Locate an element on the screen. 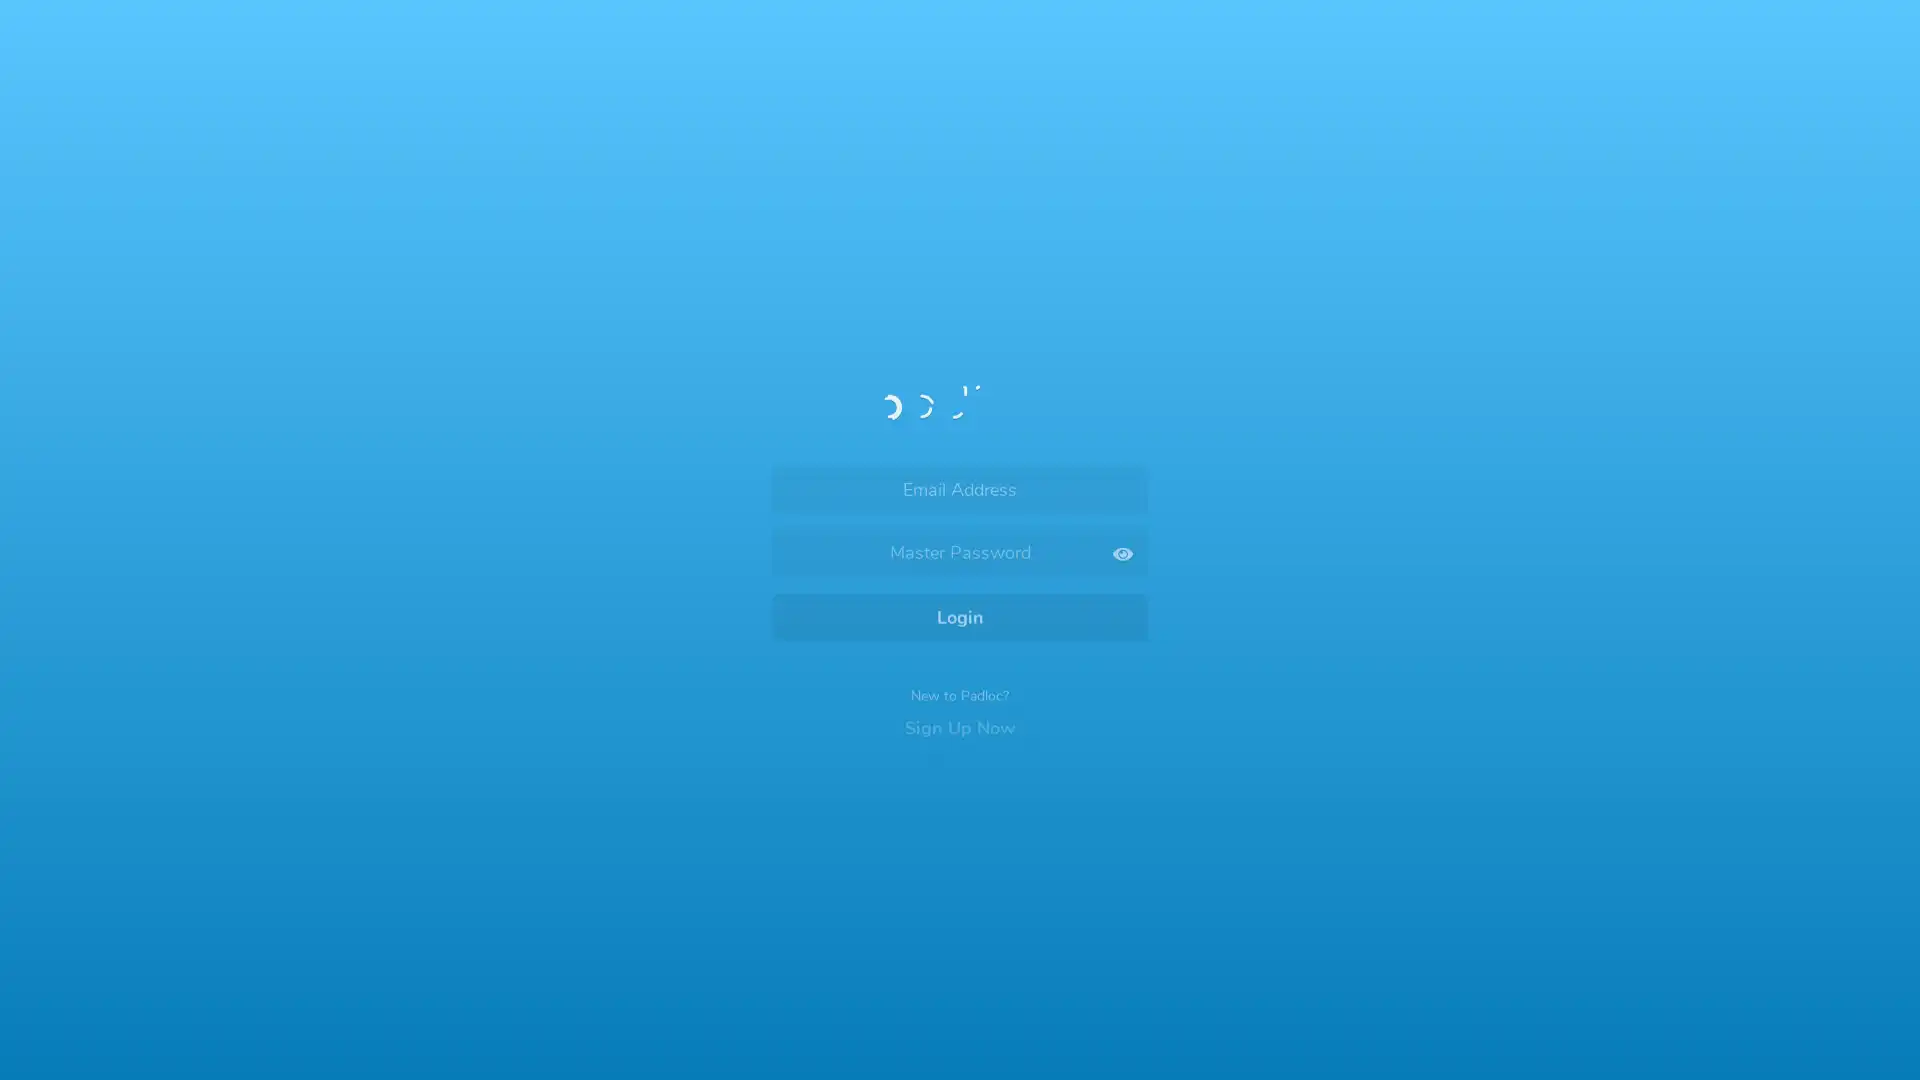 The width and height of the screenshot is (1920, 1080). Login is located at coordinates (960, 604).